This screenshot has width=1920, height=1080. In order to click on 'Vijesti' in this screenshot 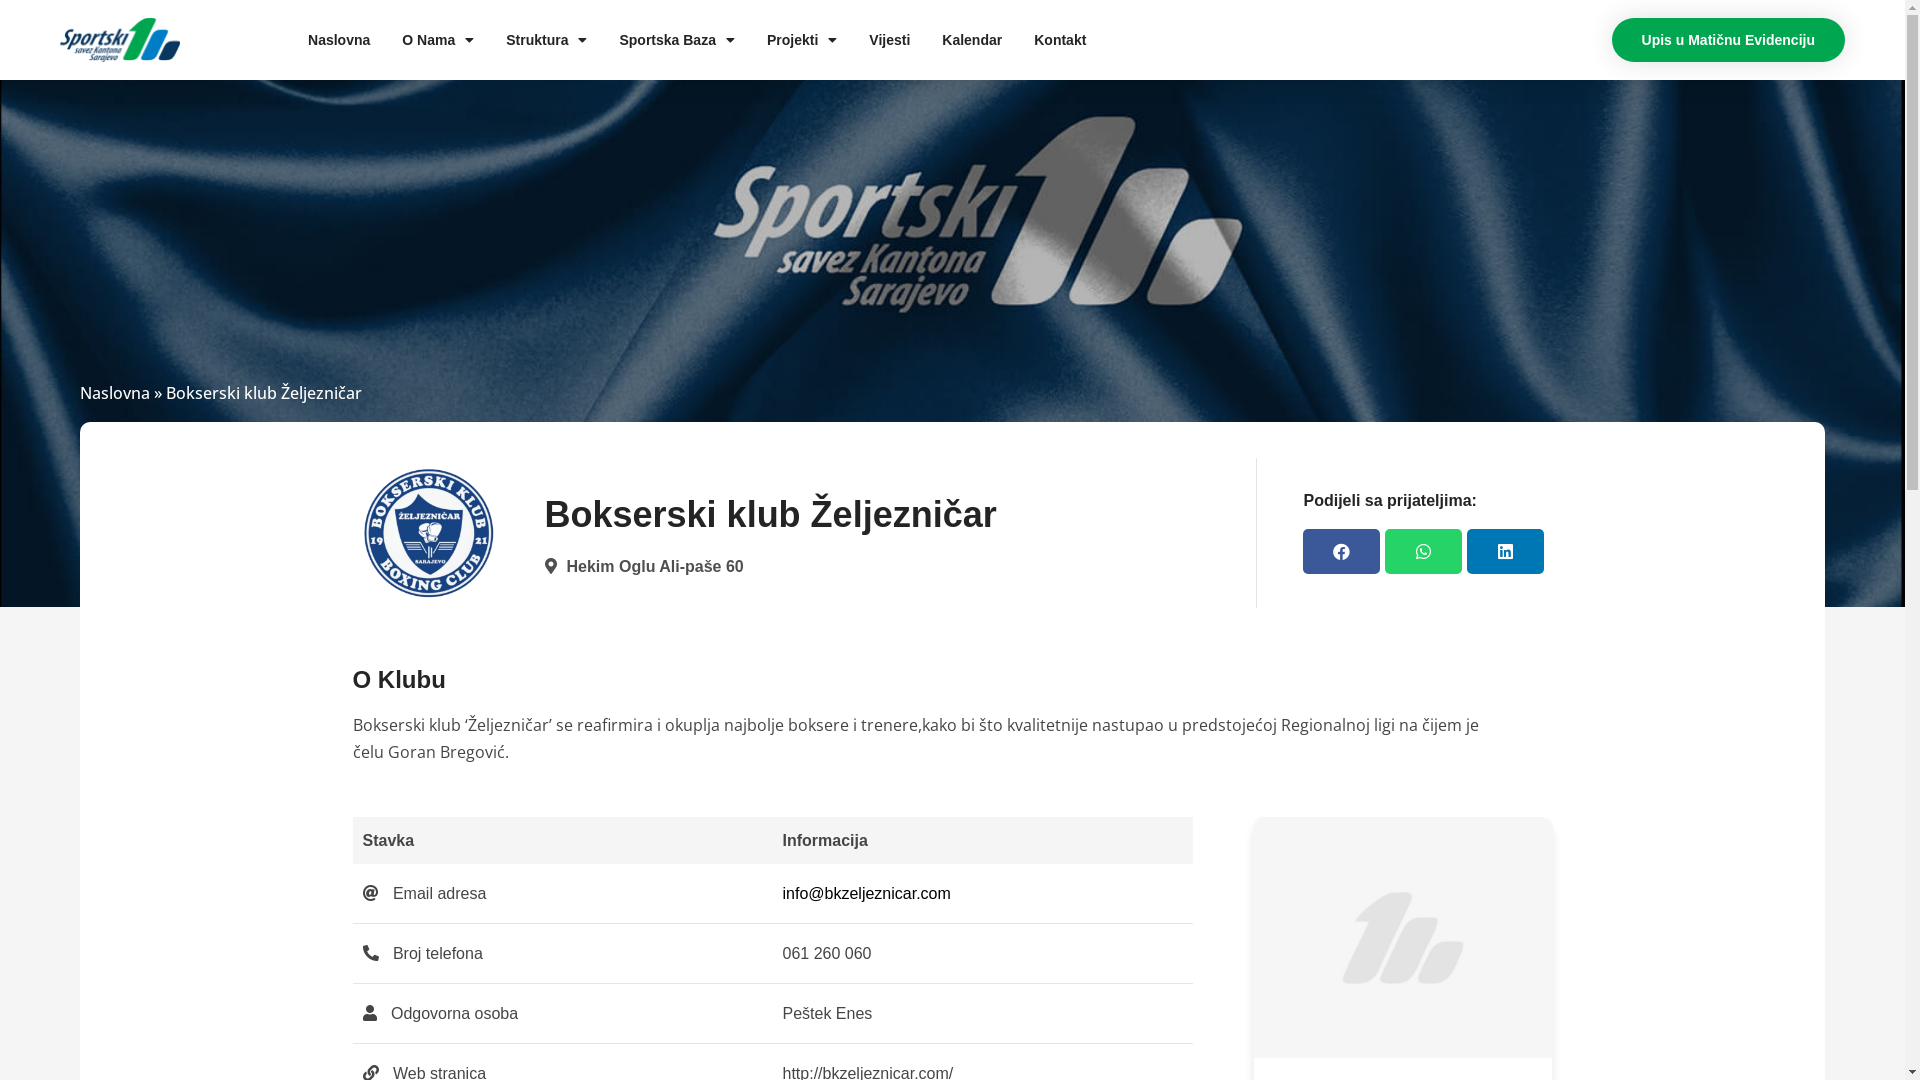, I will do `click(853, 39)`.